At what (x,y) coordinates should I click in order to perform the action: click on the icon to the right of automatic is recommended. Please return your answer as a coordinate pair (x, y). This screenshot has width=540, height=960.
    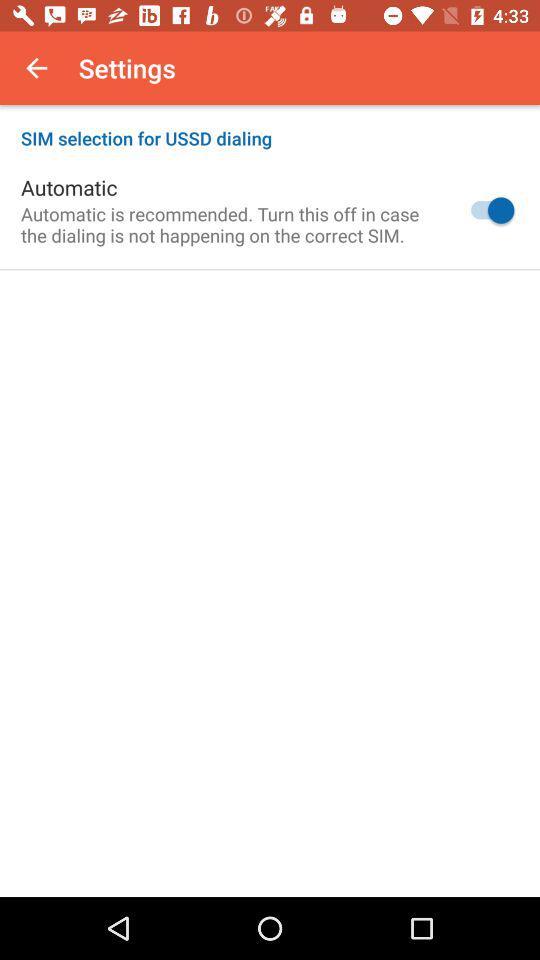
    Looking at the image, I should click on (486, 210).